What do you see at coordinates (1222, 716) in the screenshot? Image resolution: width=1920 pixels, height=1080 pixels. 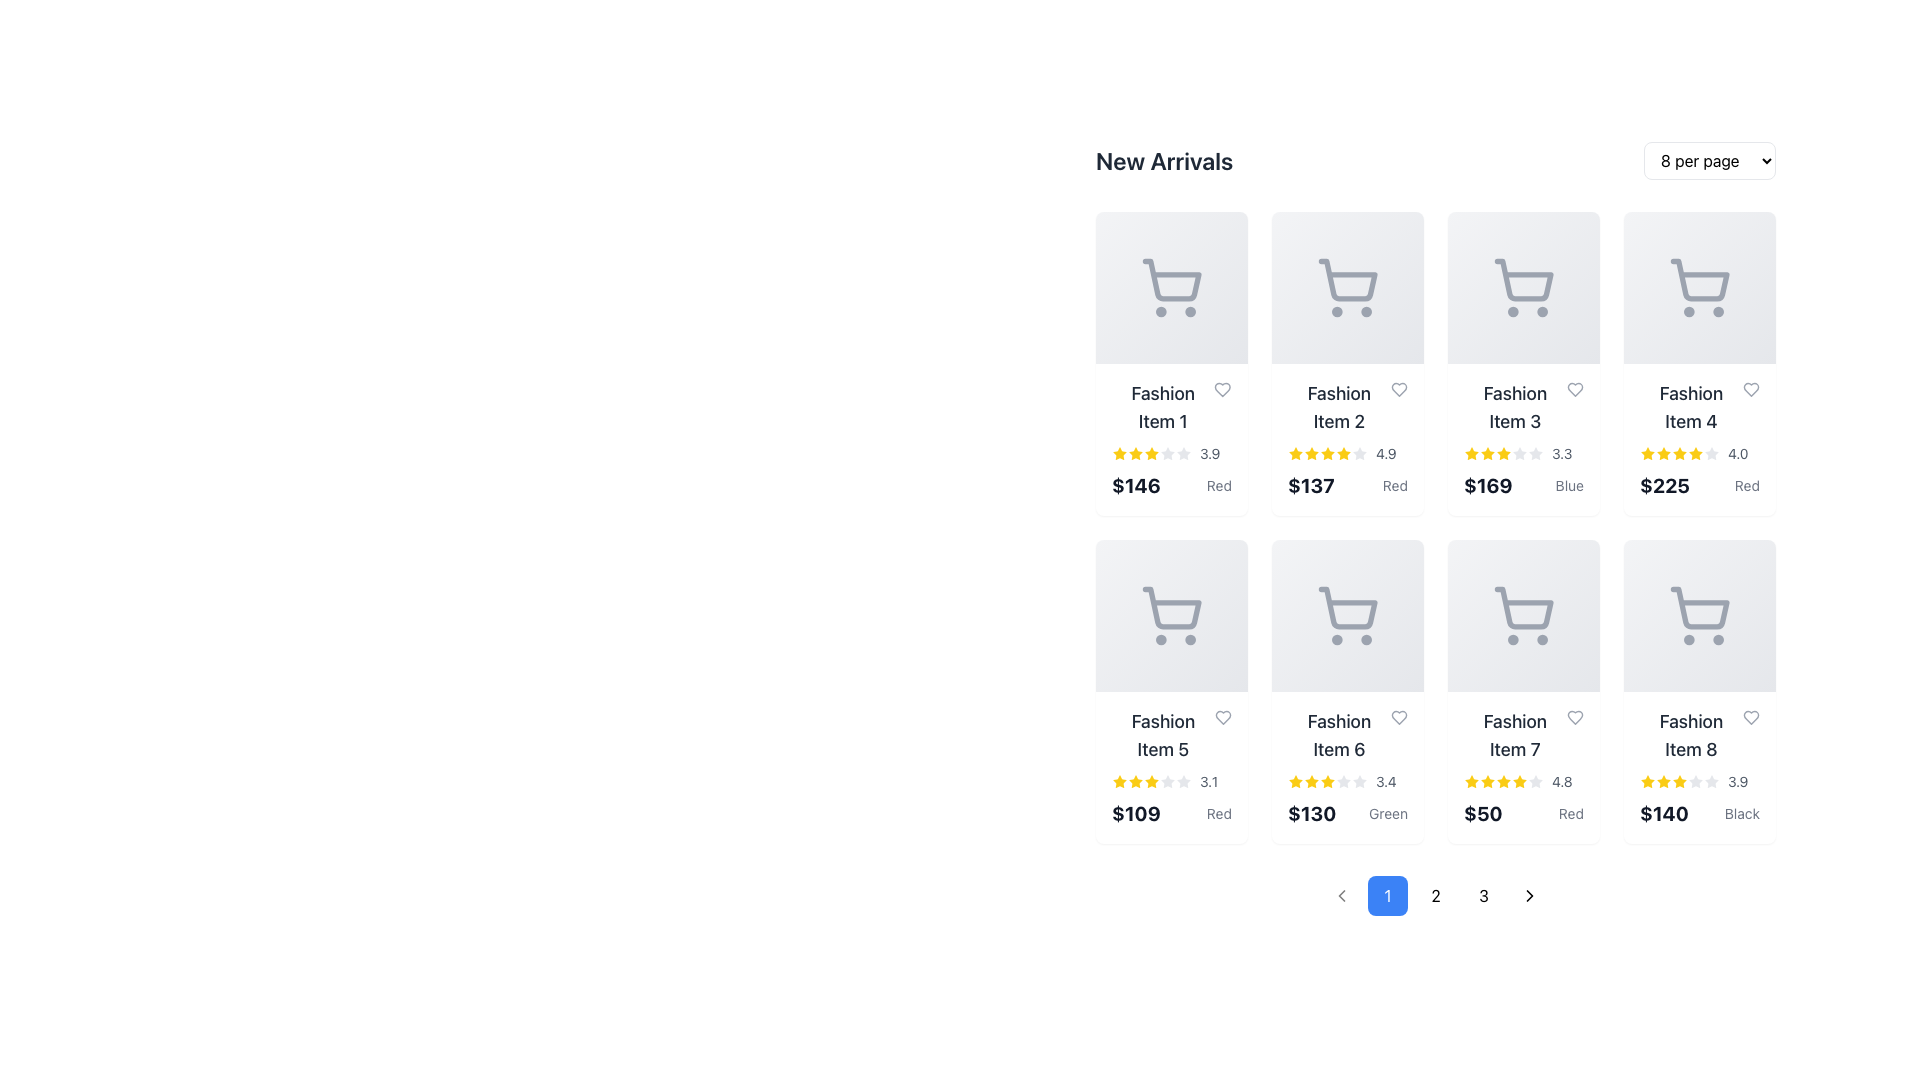 I see `the heart-shaped icon button located to the right of 'Fashion Item 5' to favorite the item` at bounding box center [1222, 716].